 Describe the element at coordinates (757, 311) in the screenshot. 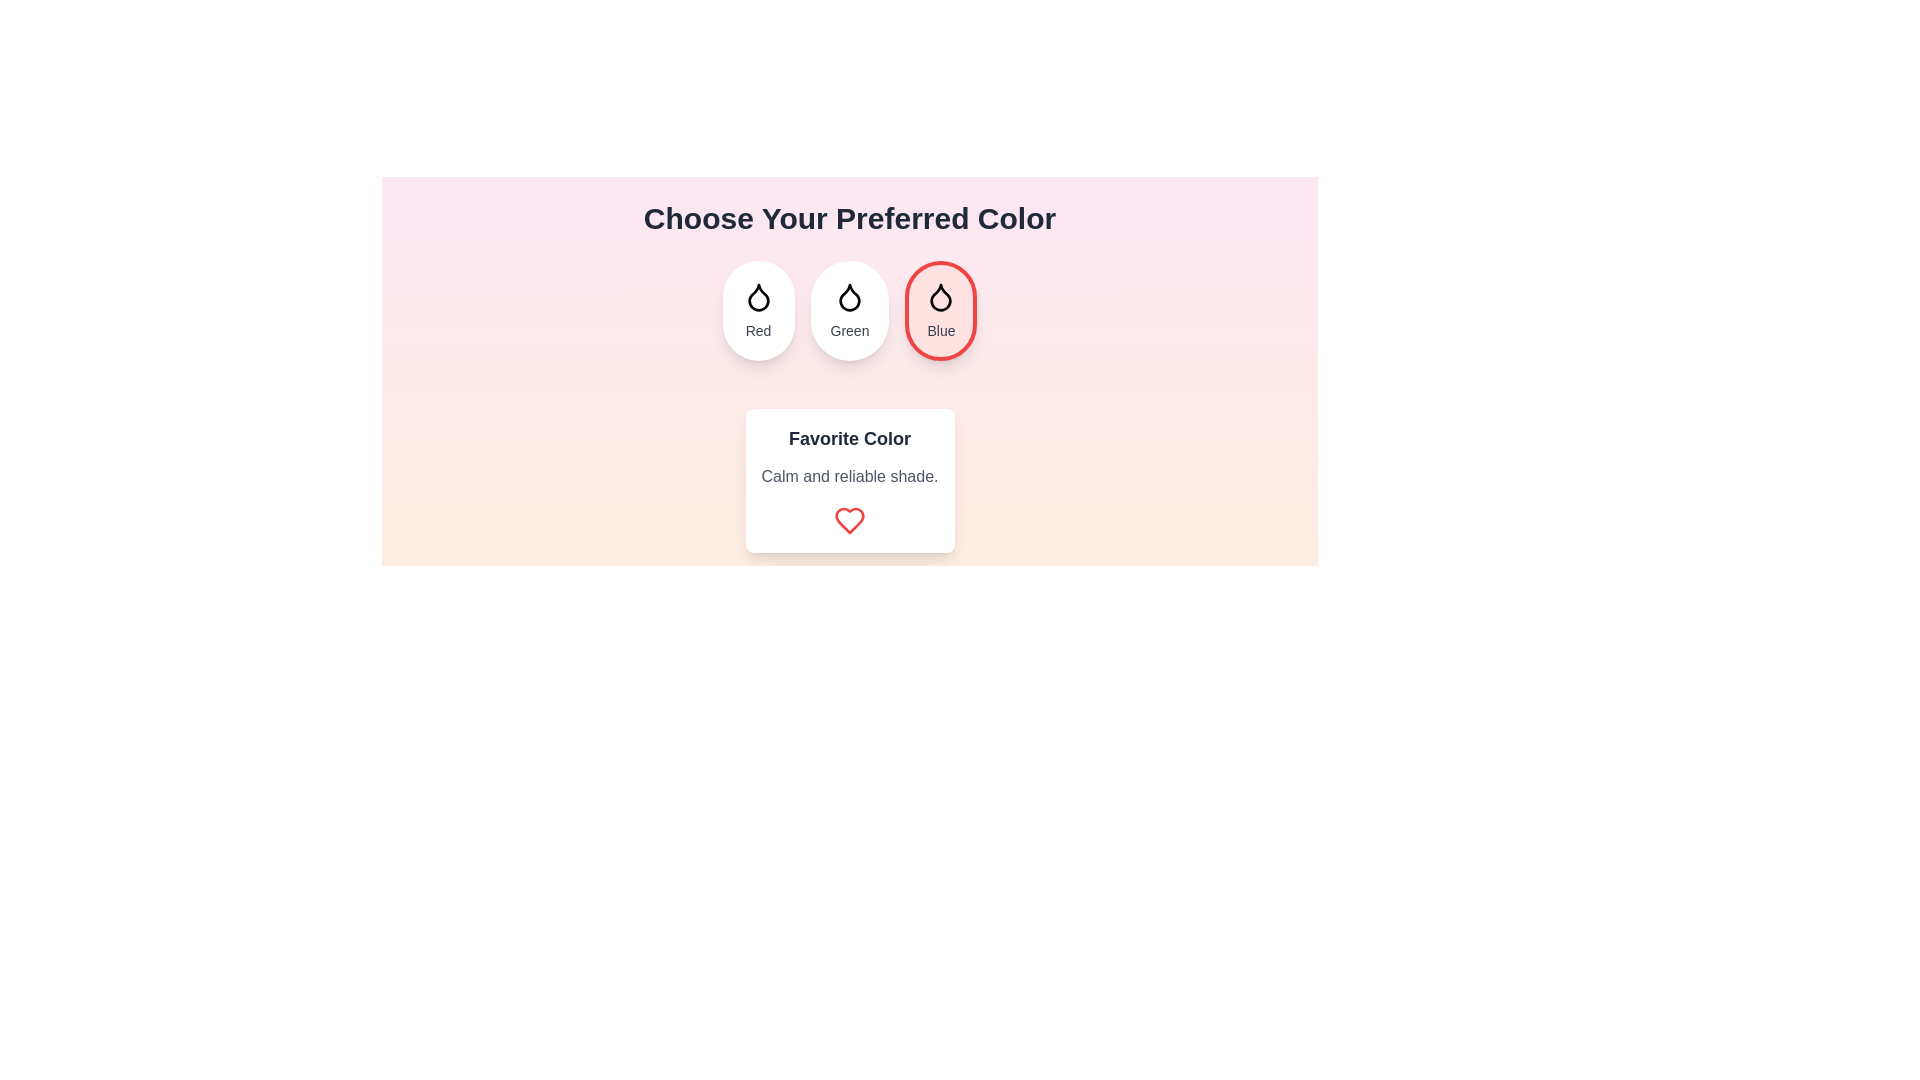

I see `the color Red by clicking on its button` at that location.